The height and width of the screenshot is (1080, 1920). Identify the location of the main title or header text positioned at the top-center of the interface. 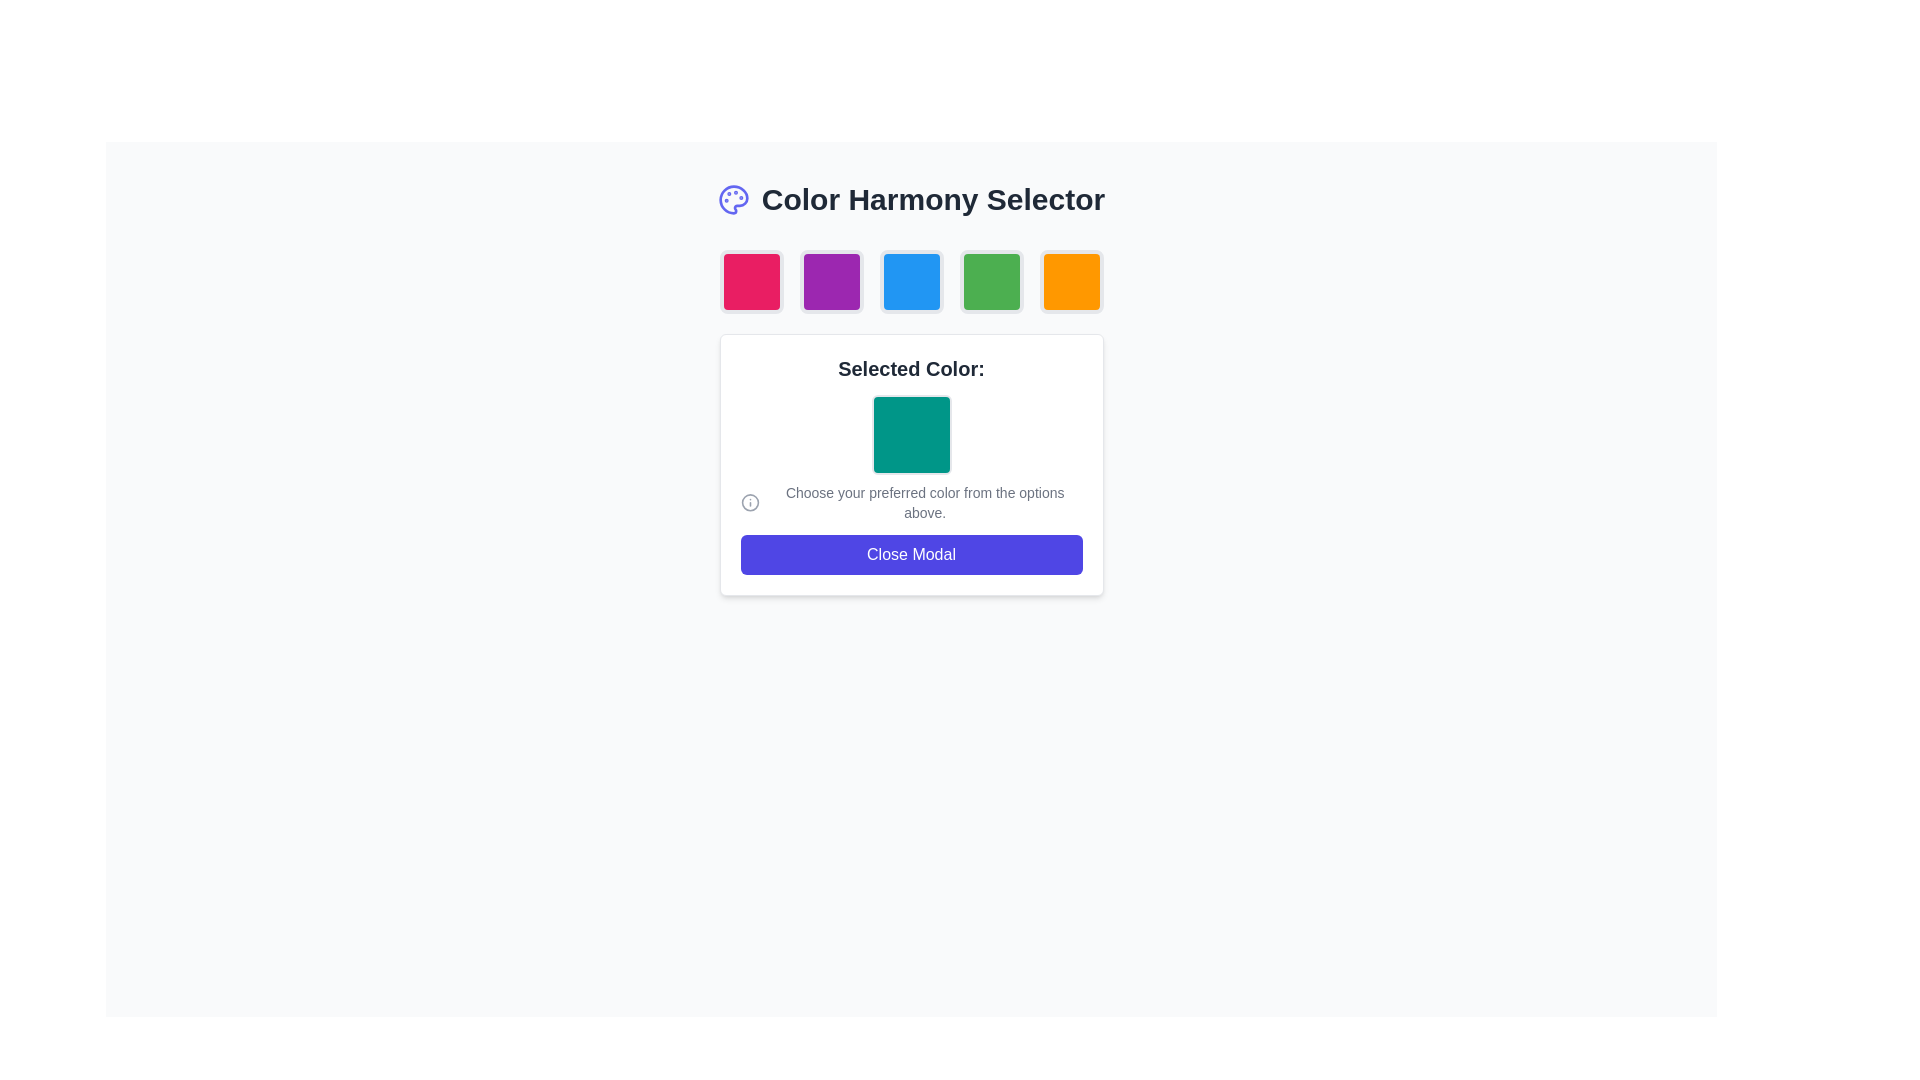
(932, 200).